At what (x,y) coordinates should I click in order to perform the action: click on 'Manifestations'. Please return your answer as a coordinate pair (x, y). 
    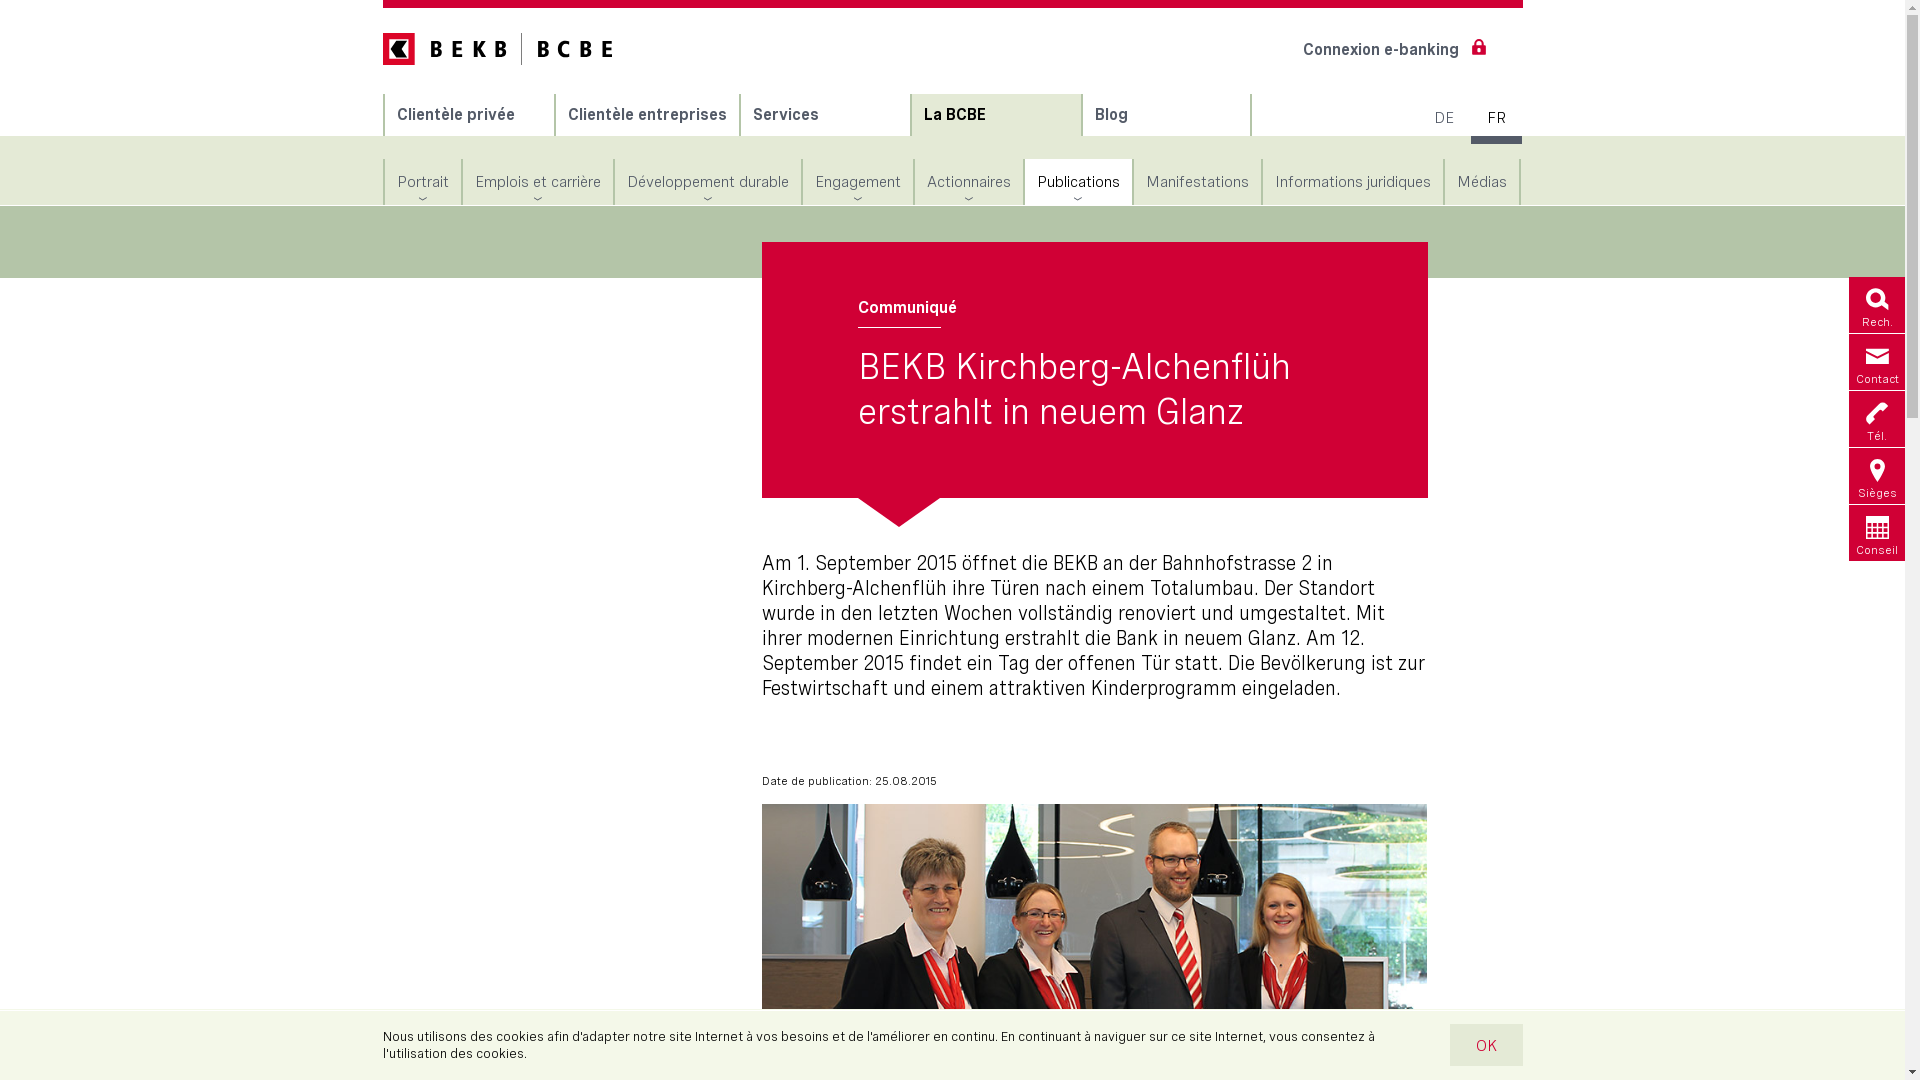
    Looking at the image, I should click on (1197, 181).